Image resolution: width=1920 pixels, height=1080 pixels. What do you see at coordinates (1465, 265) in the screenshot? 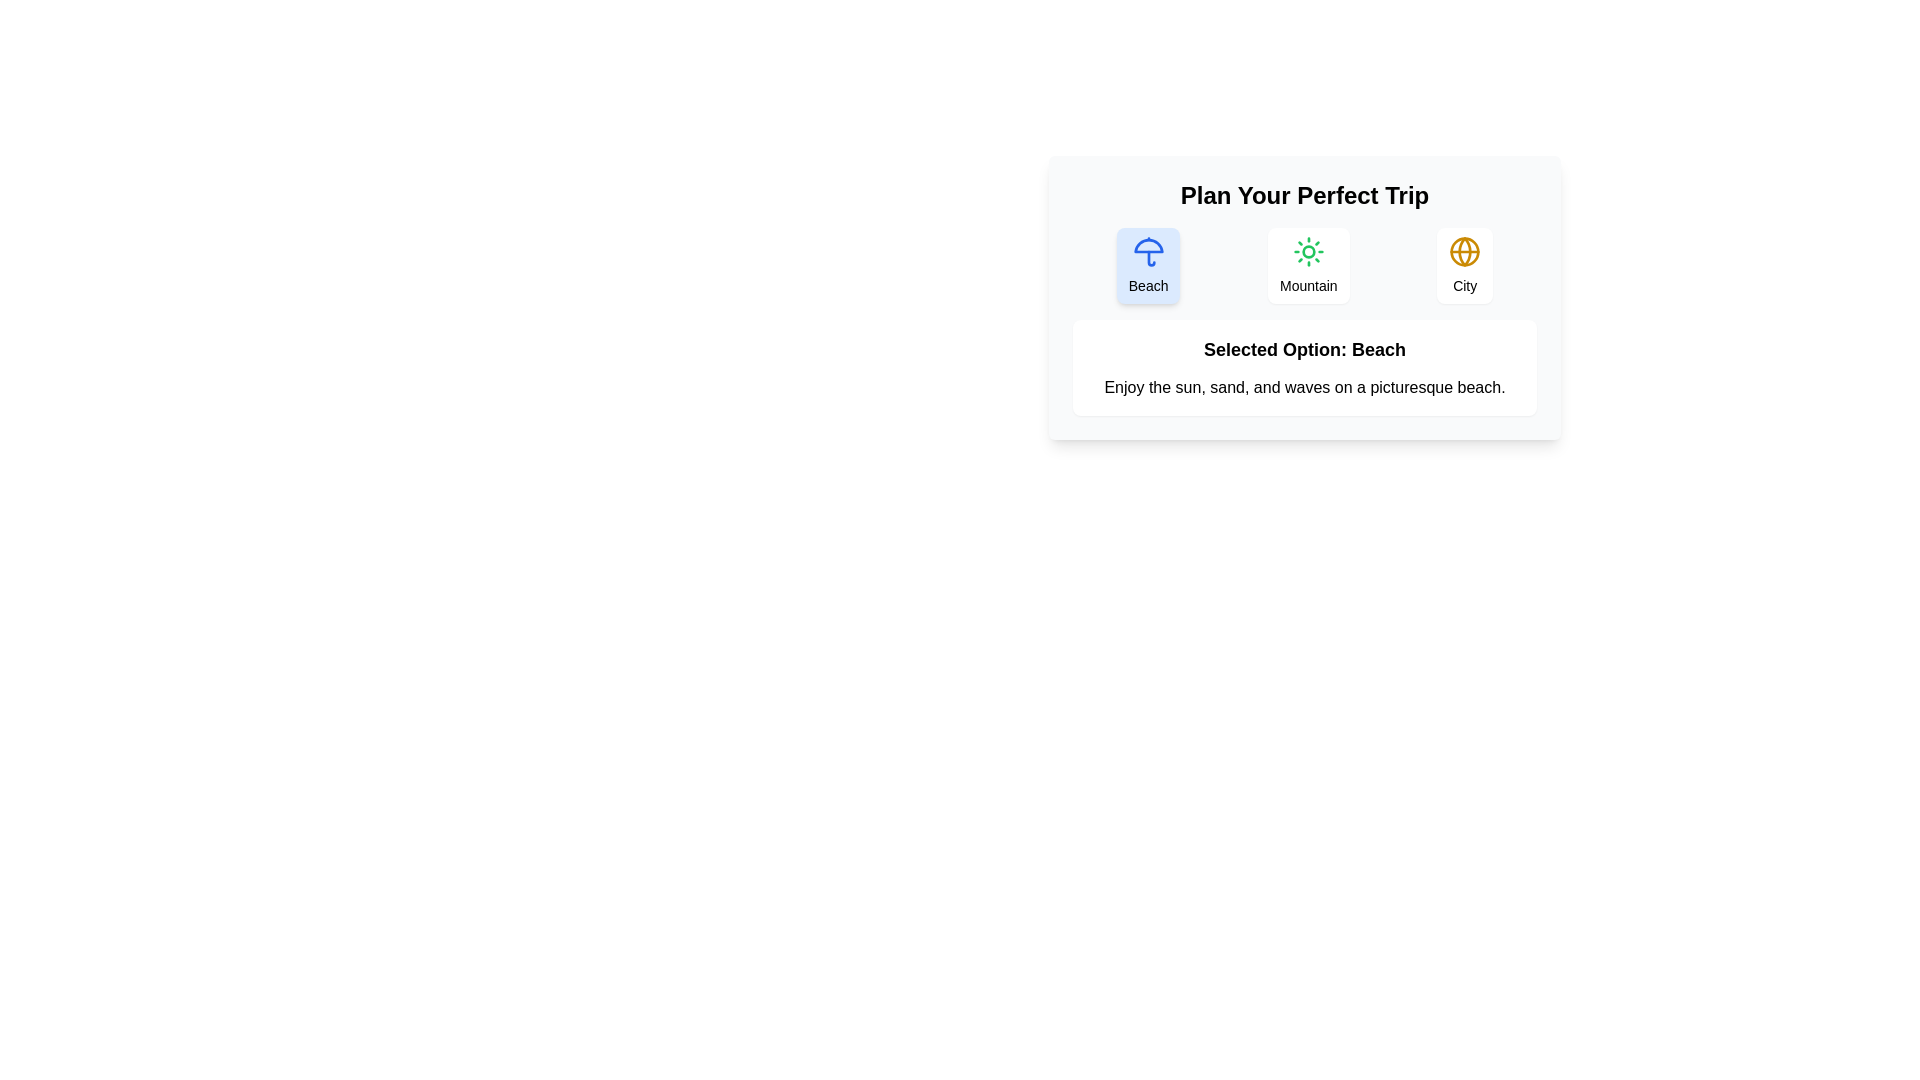
I see `the 'City' button, which is a rounded rectangle with a white background, a yellow globe icon at the top center, and the text 'City' below it, located at the rightmost position in a group of three buttons` at bounding box center [1465, 265].